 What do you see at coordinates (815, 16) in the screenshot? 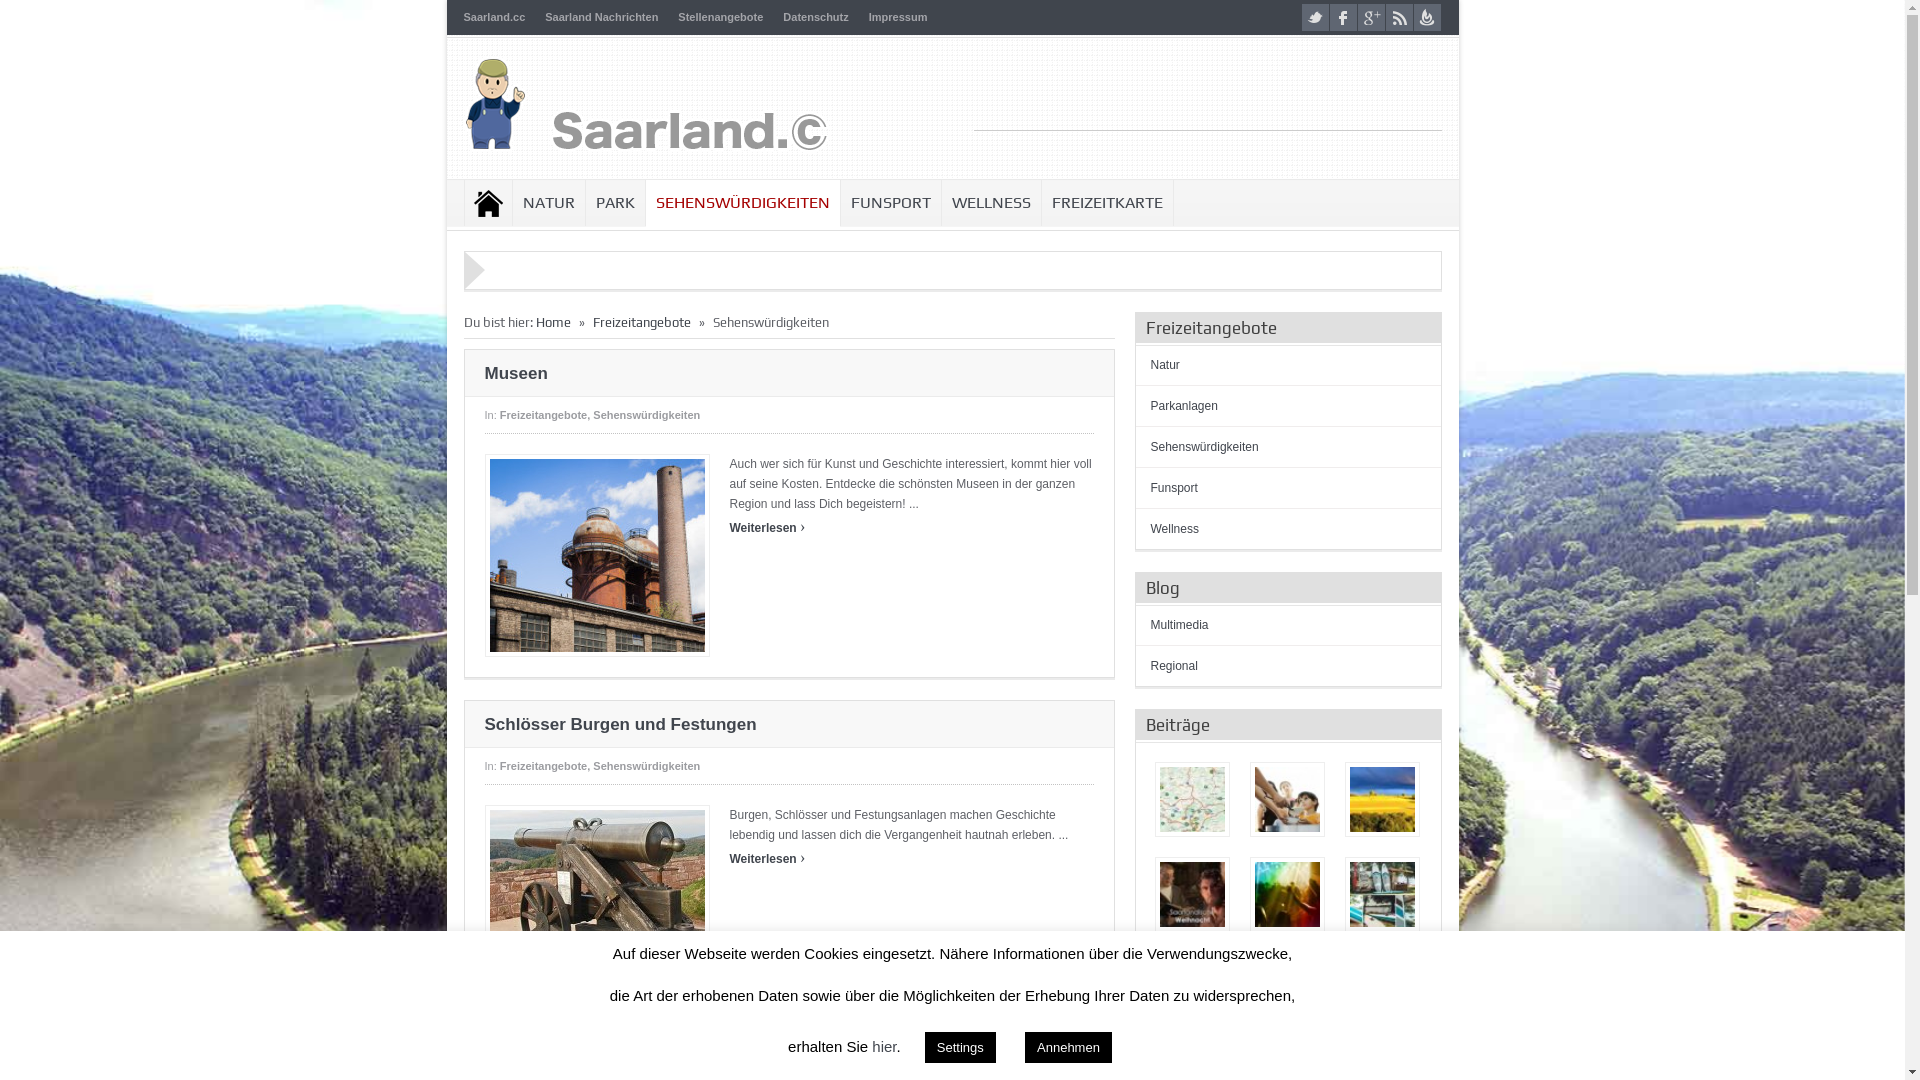
I see `'Datenschutz'` at bounding box center [815, 16].